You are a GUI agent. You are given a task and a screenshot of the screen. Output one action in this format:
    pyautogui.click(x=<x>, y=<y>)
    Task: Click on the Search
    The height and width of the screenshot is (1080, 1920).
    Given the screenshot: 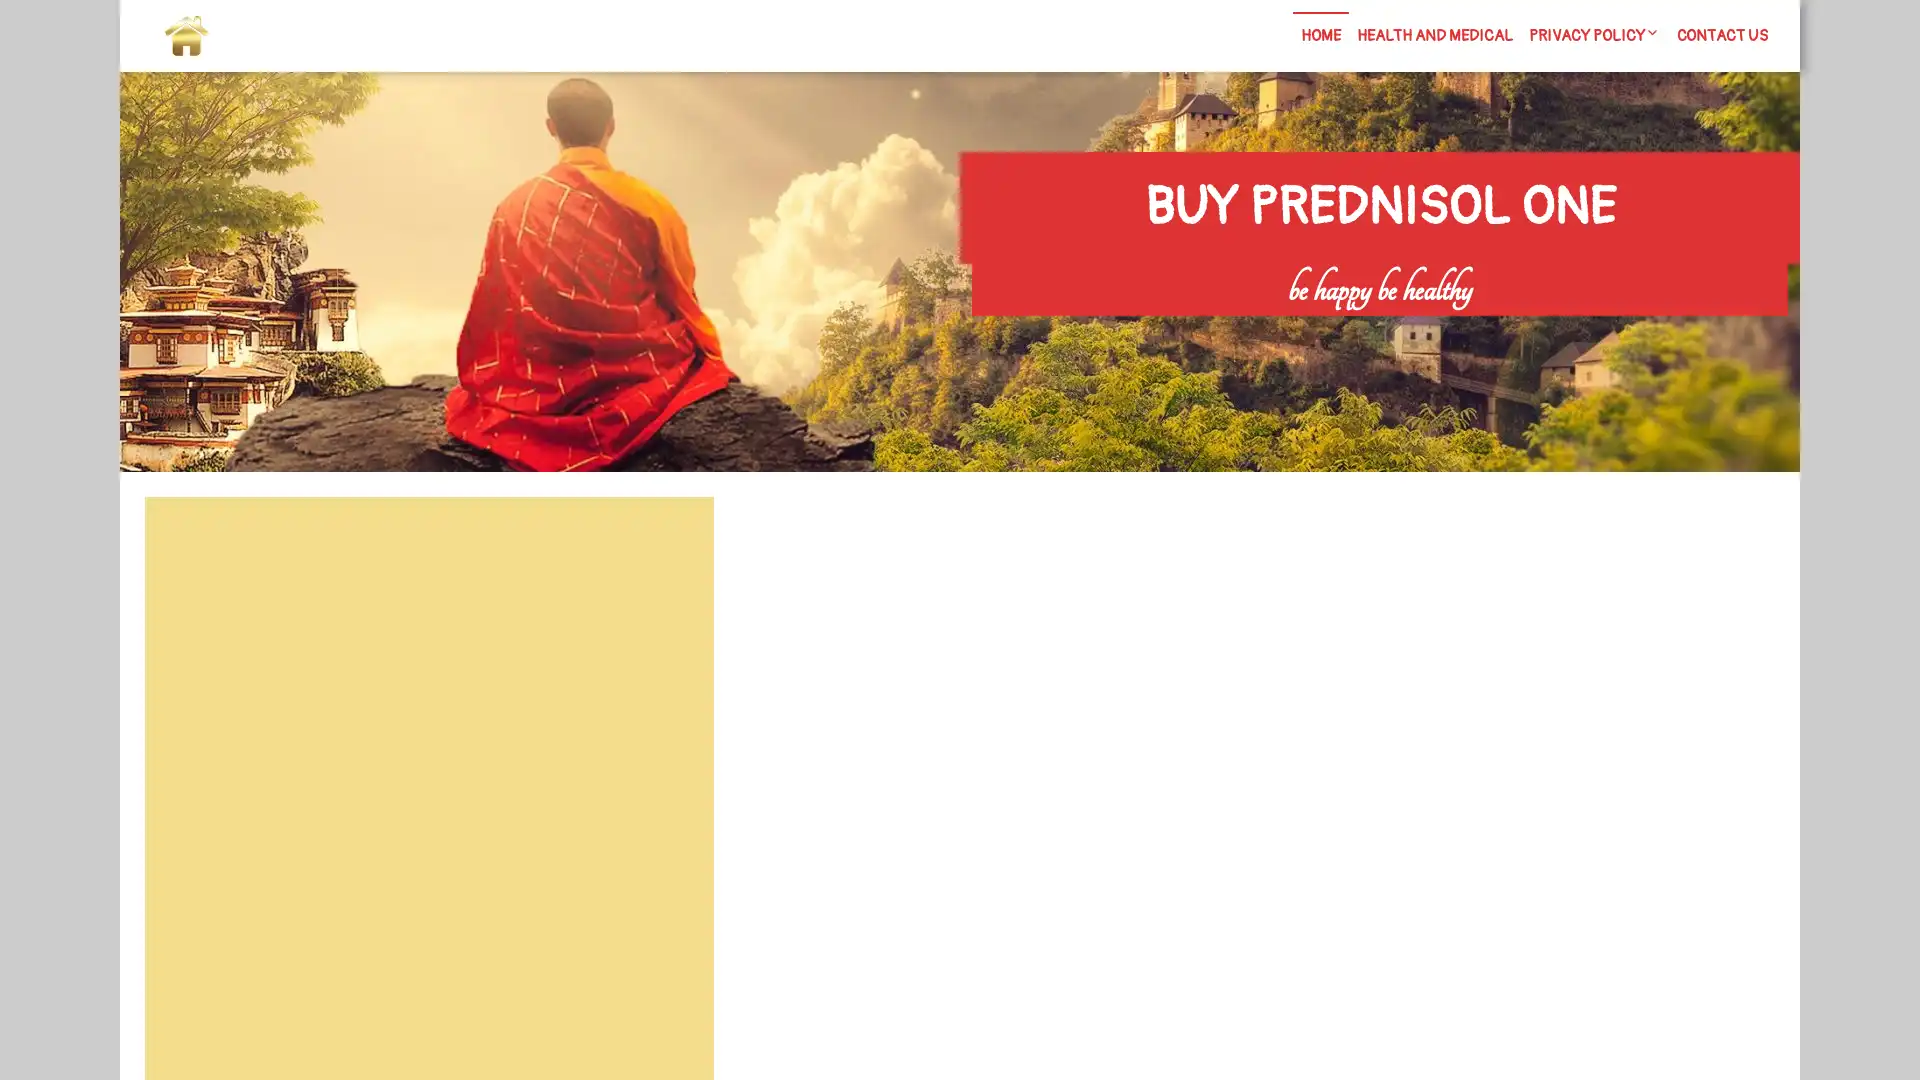 What is the action you would take?
    pyautogui.click(x=1557, y=327)
    